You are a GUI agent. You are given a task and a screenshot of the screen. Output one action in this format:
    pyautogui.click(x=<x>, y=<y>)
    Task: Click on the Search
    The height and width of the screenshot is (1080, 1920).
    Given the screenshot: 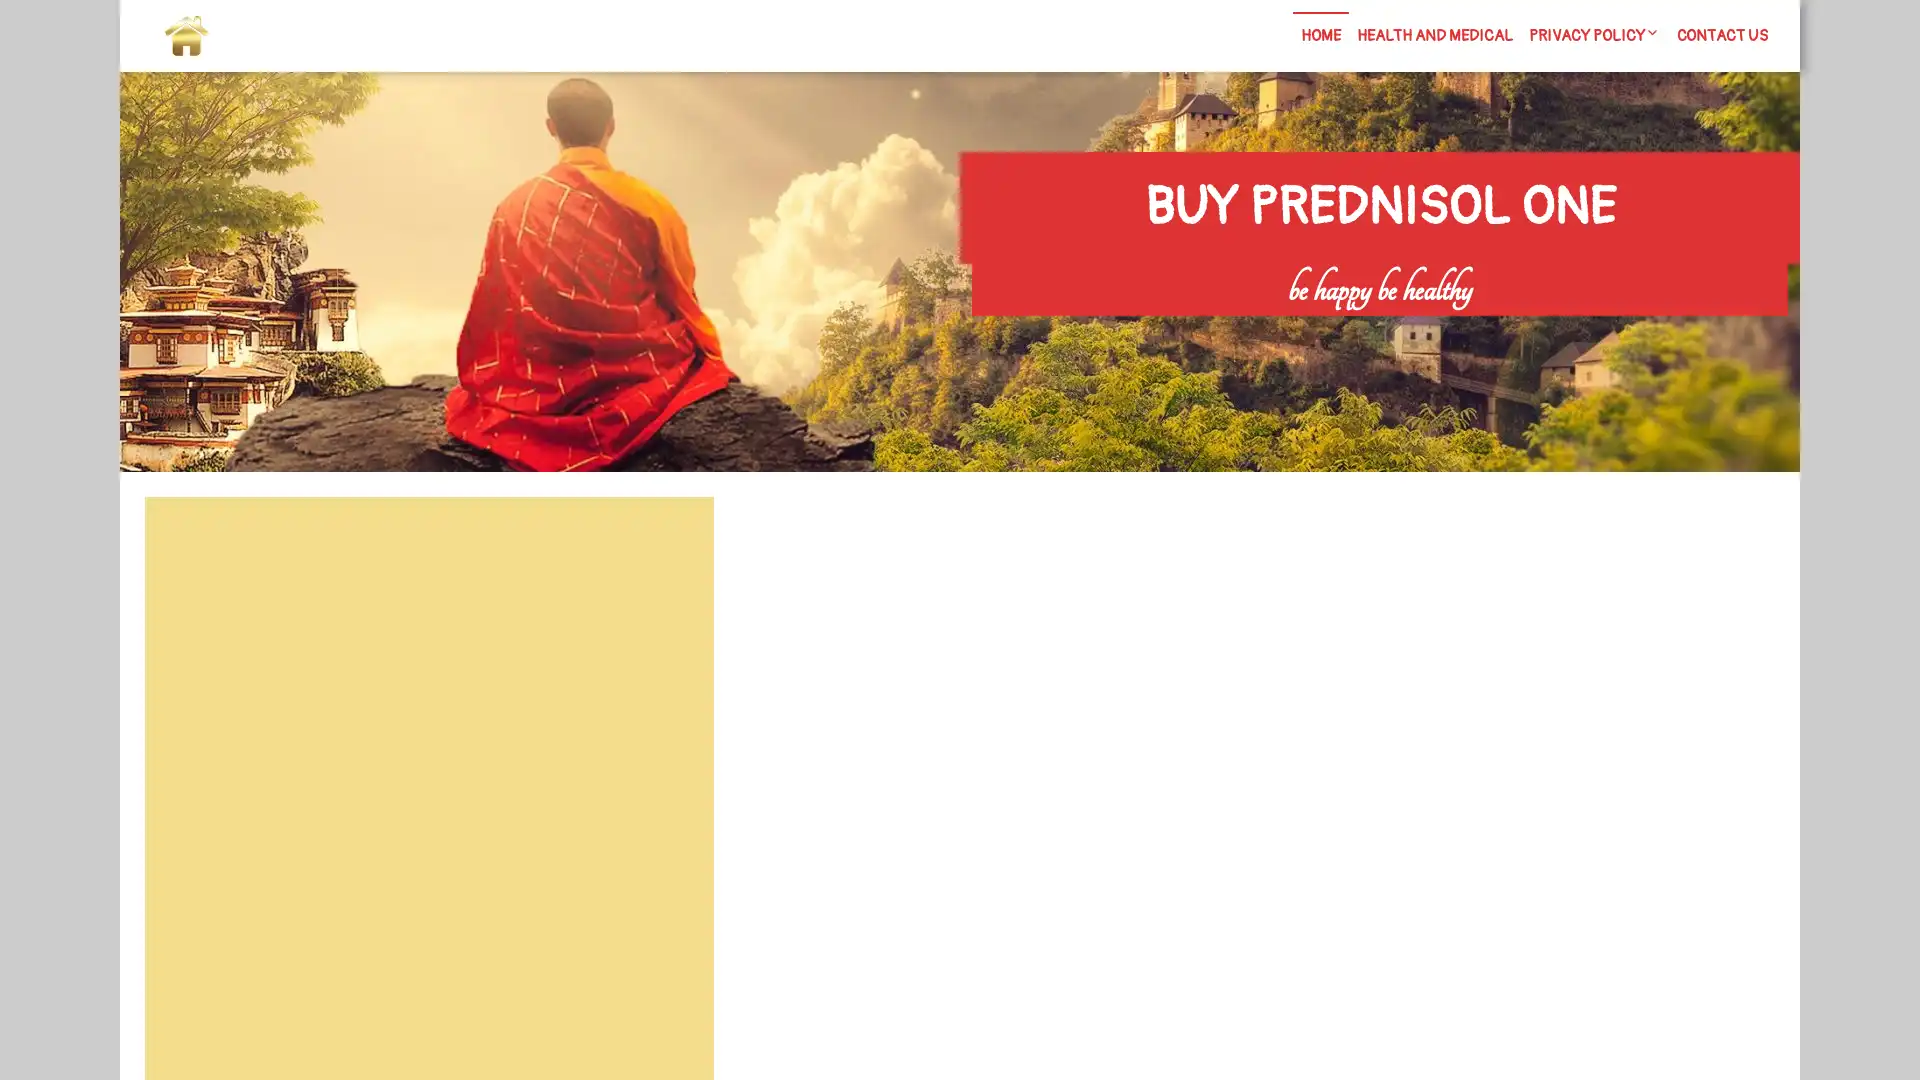 What is the action you would take?
    pyautogui.click(x=1557, y=327)
    